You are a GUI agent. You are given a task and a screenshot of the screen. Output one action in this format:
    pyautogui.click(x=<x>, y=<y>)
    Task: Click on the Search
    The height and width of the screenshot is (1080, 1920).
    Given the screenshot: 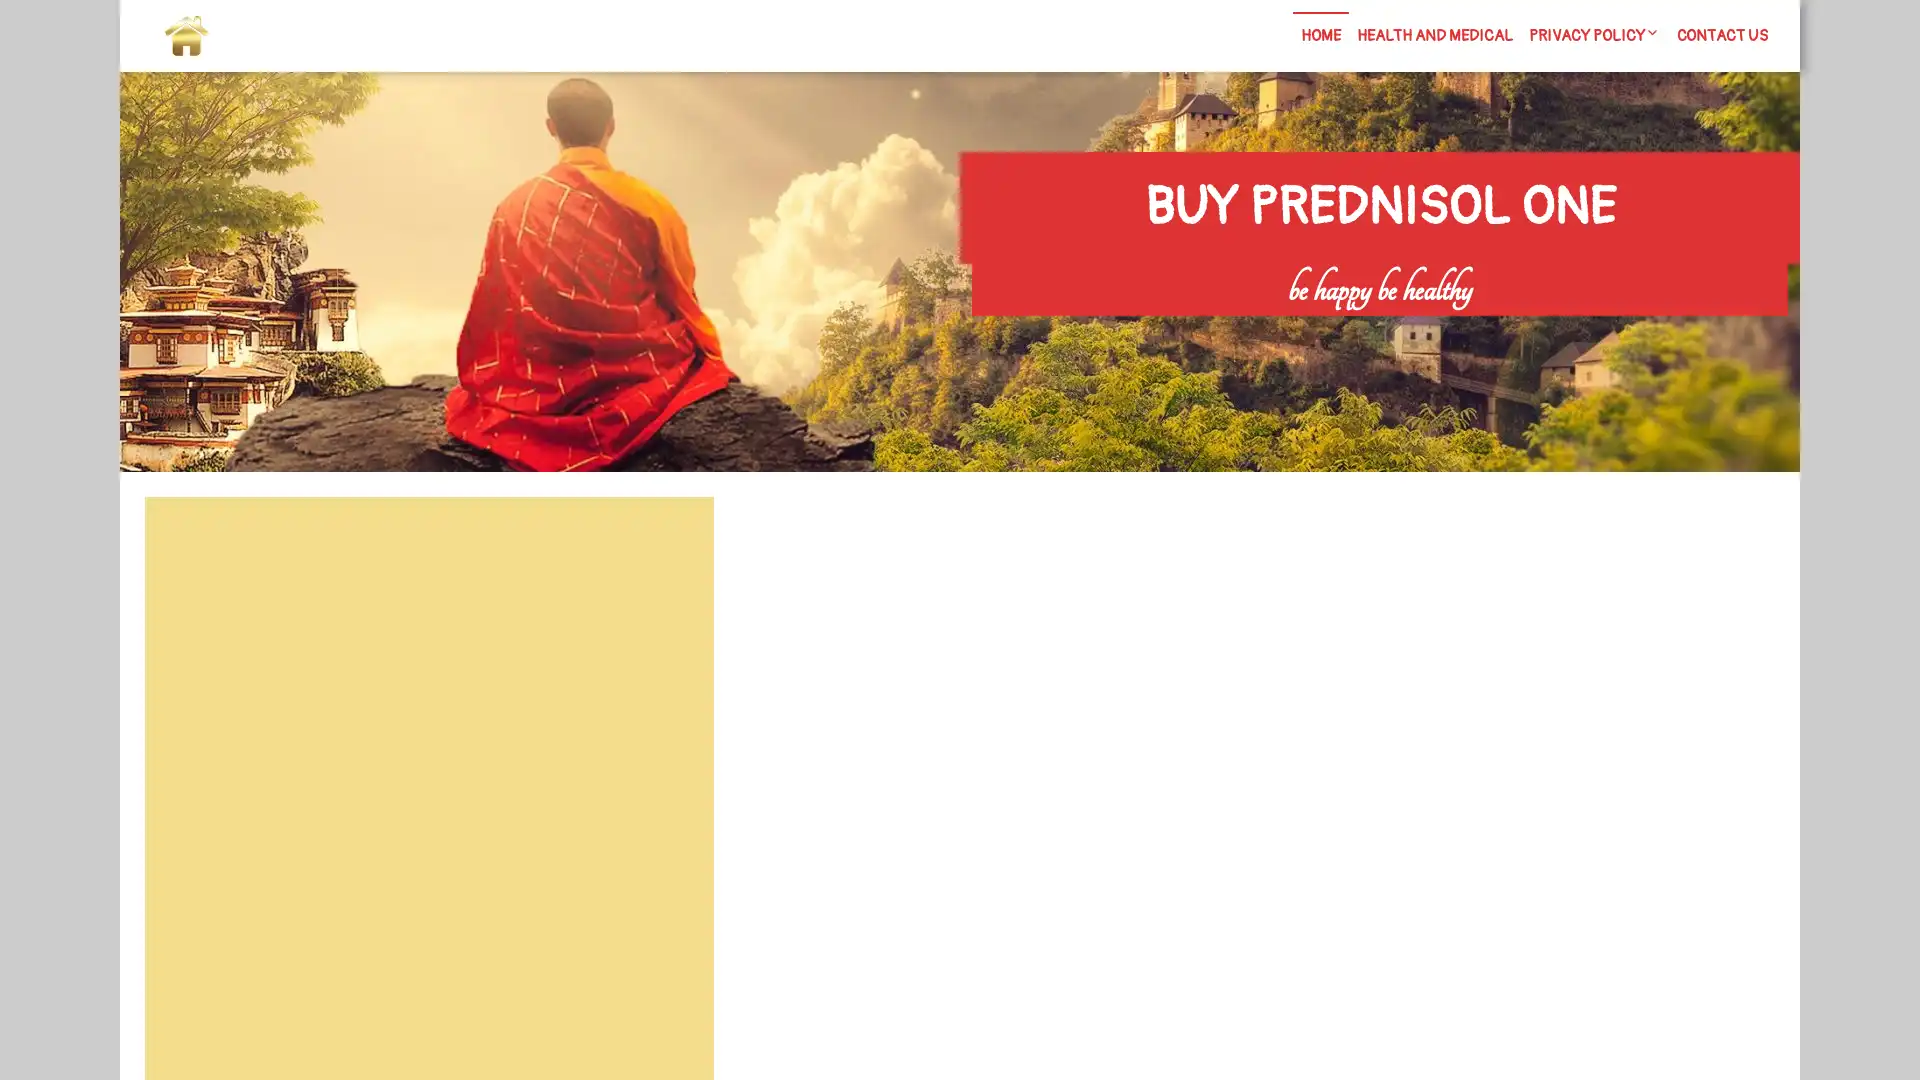 What is the action you would take?
    pyautogui.click(x=1557, y=327)
    